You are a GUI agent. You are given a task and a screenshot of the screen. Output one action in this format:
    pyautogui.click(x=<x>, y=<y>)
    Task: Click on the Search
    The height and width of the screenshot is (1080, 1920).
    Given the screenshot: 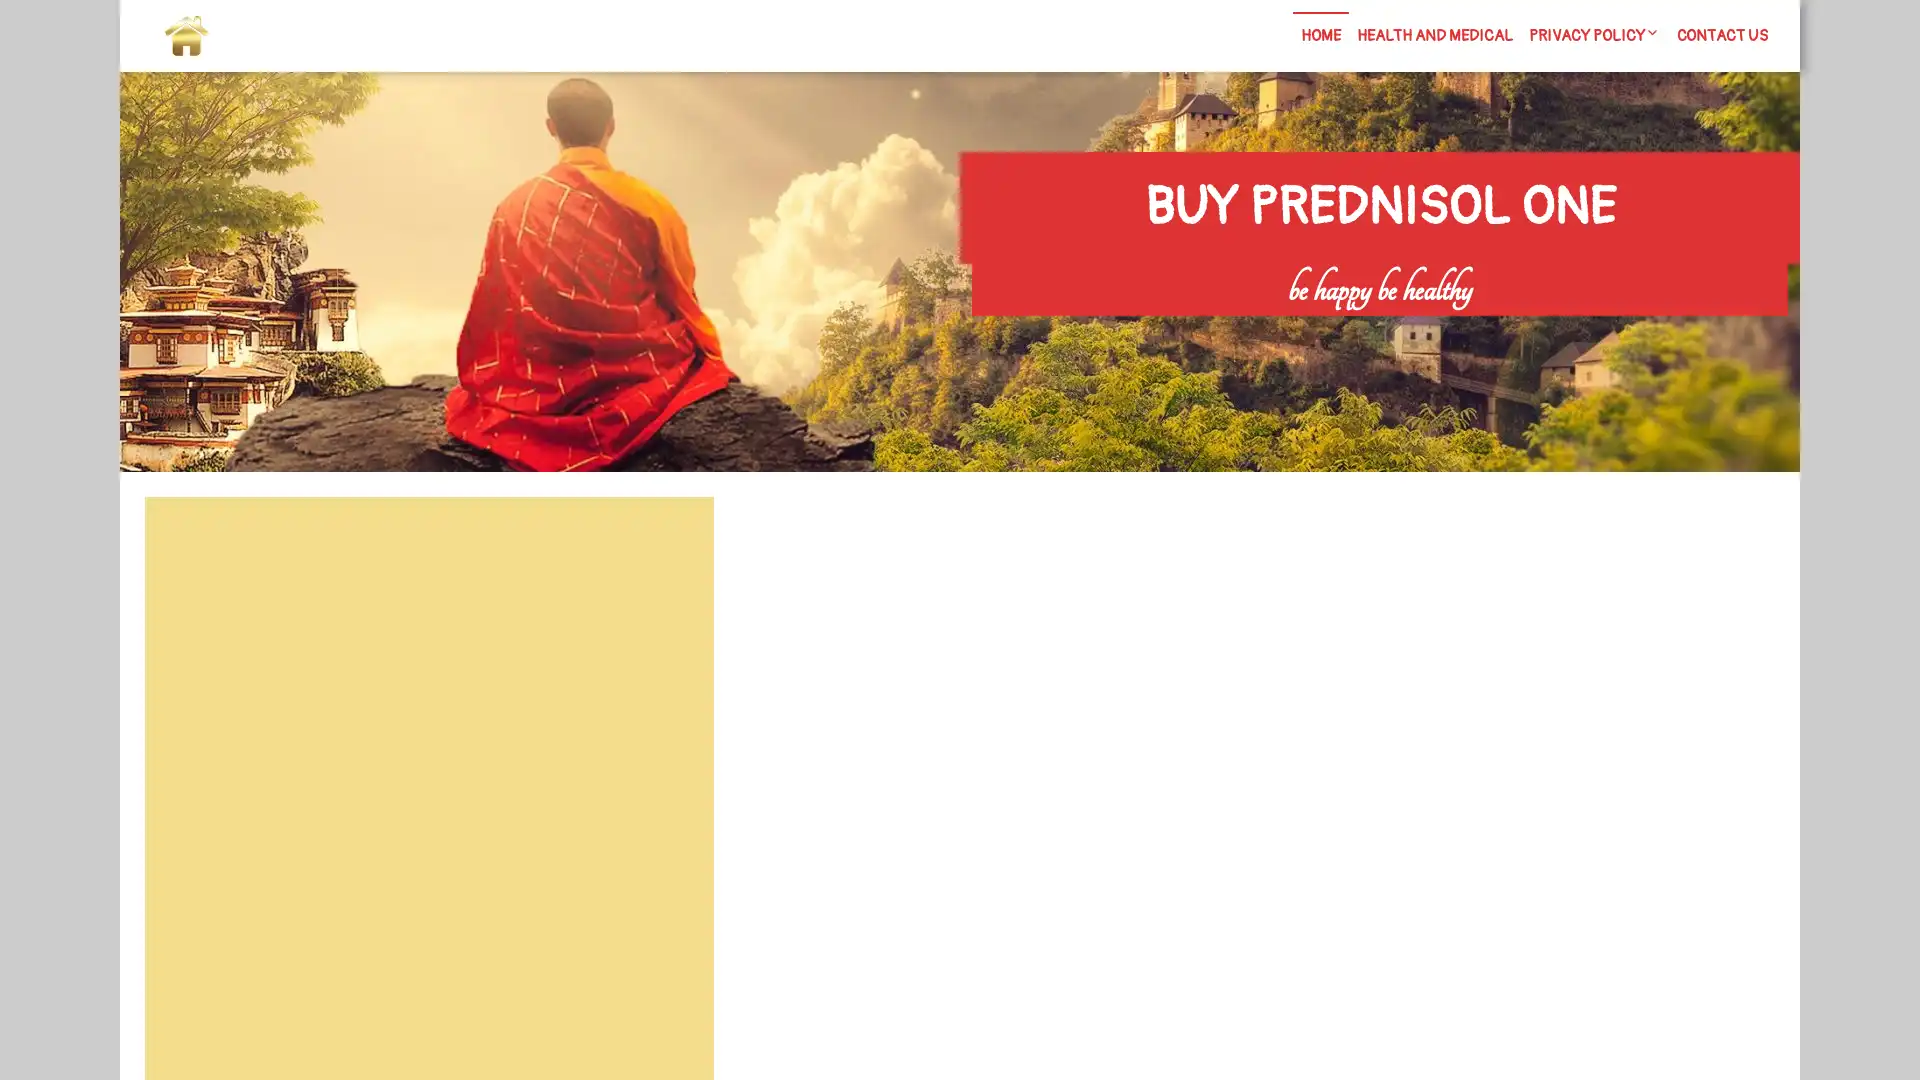 What is the action you would take?
    pyautogui.click(x=1557, y=327)
    